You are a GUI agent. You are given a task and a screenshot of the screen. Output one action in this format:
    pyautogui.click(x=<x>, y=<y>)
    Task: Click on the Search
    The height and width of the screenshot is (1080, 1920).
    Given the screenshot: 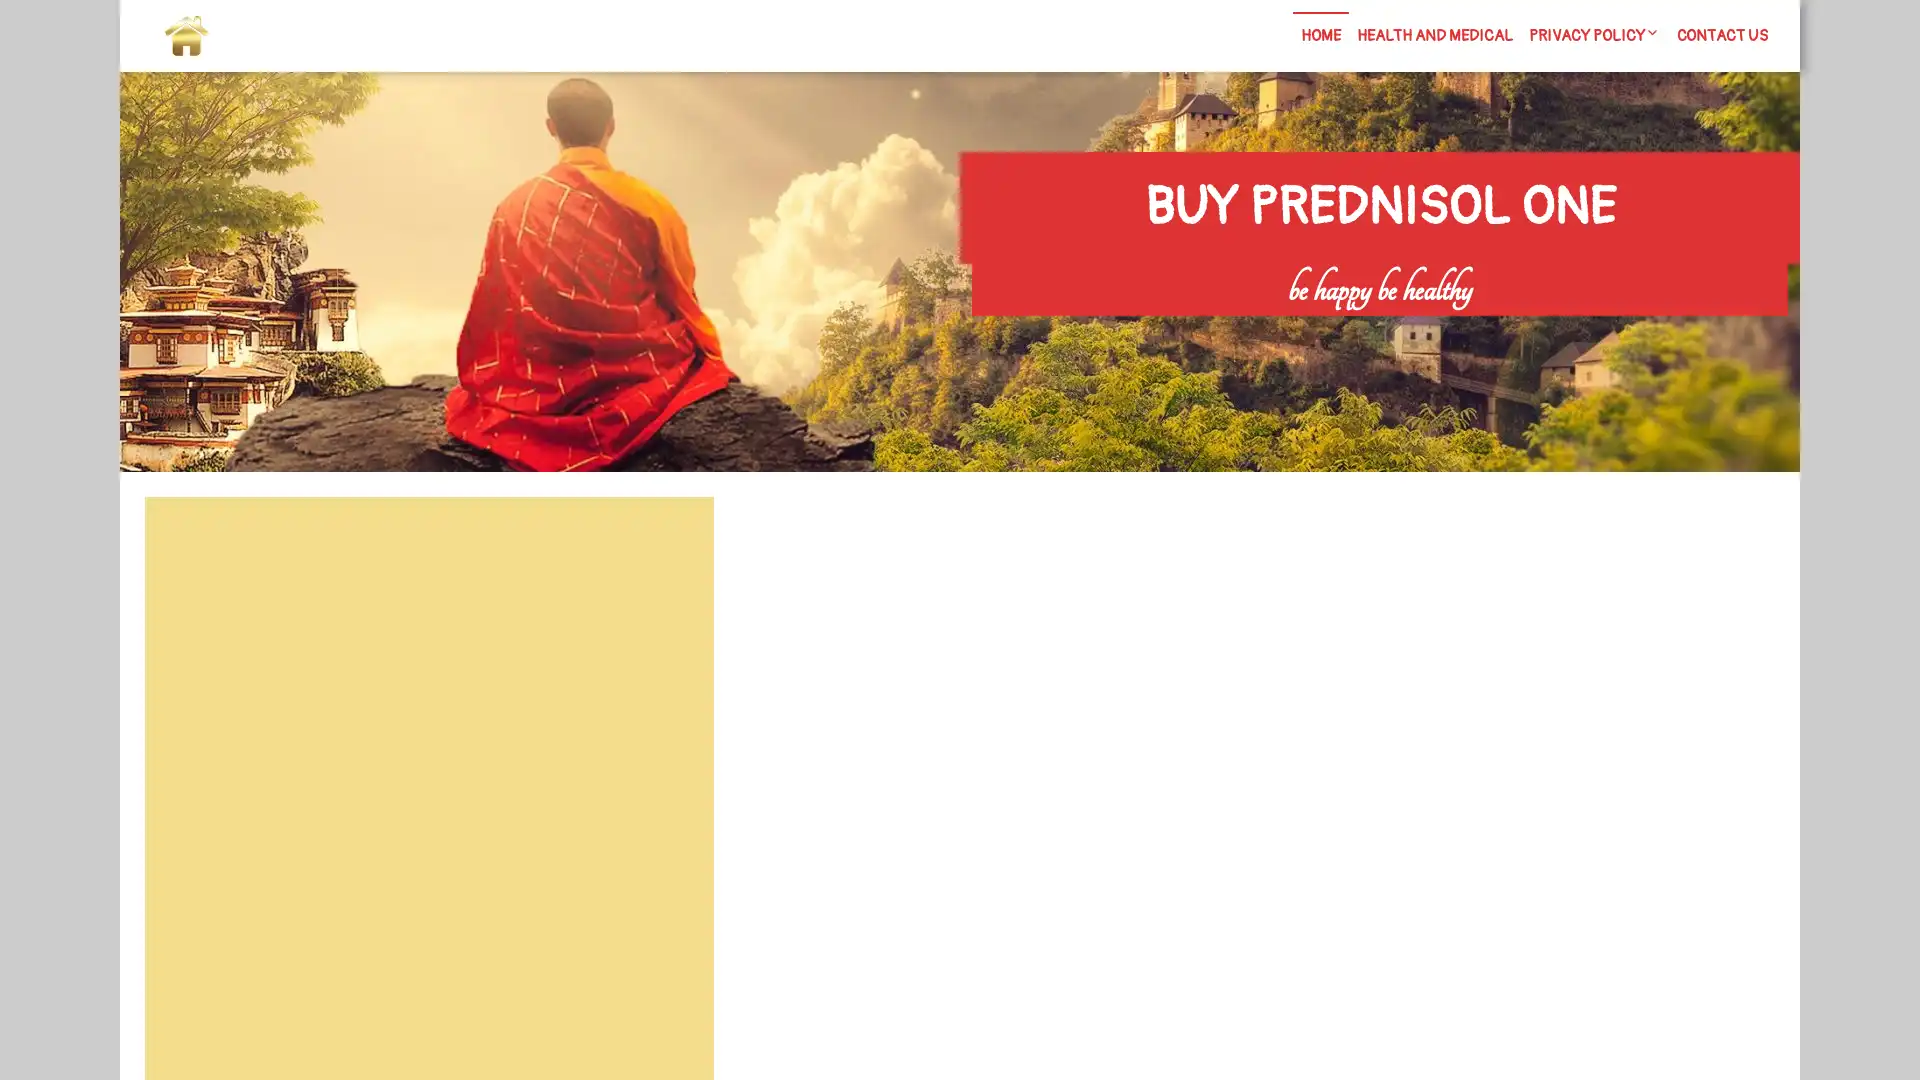 What is the action you would take?
    pyautogui.click(x=1557, y=327)
    